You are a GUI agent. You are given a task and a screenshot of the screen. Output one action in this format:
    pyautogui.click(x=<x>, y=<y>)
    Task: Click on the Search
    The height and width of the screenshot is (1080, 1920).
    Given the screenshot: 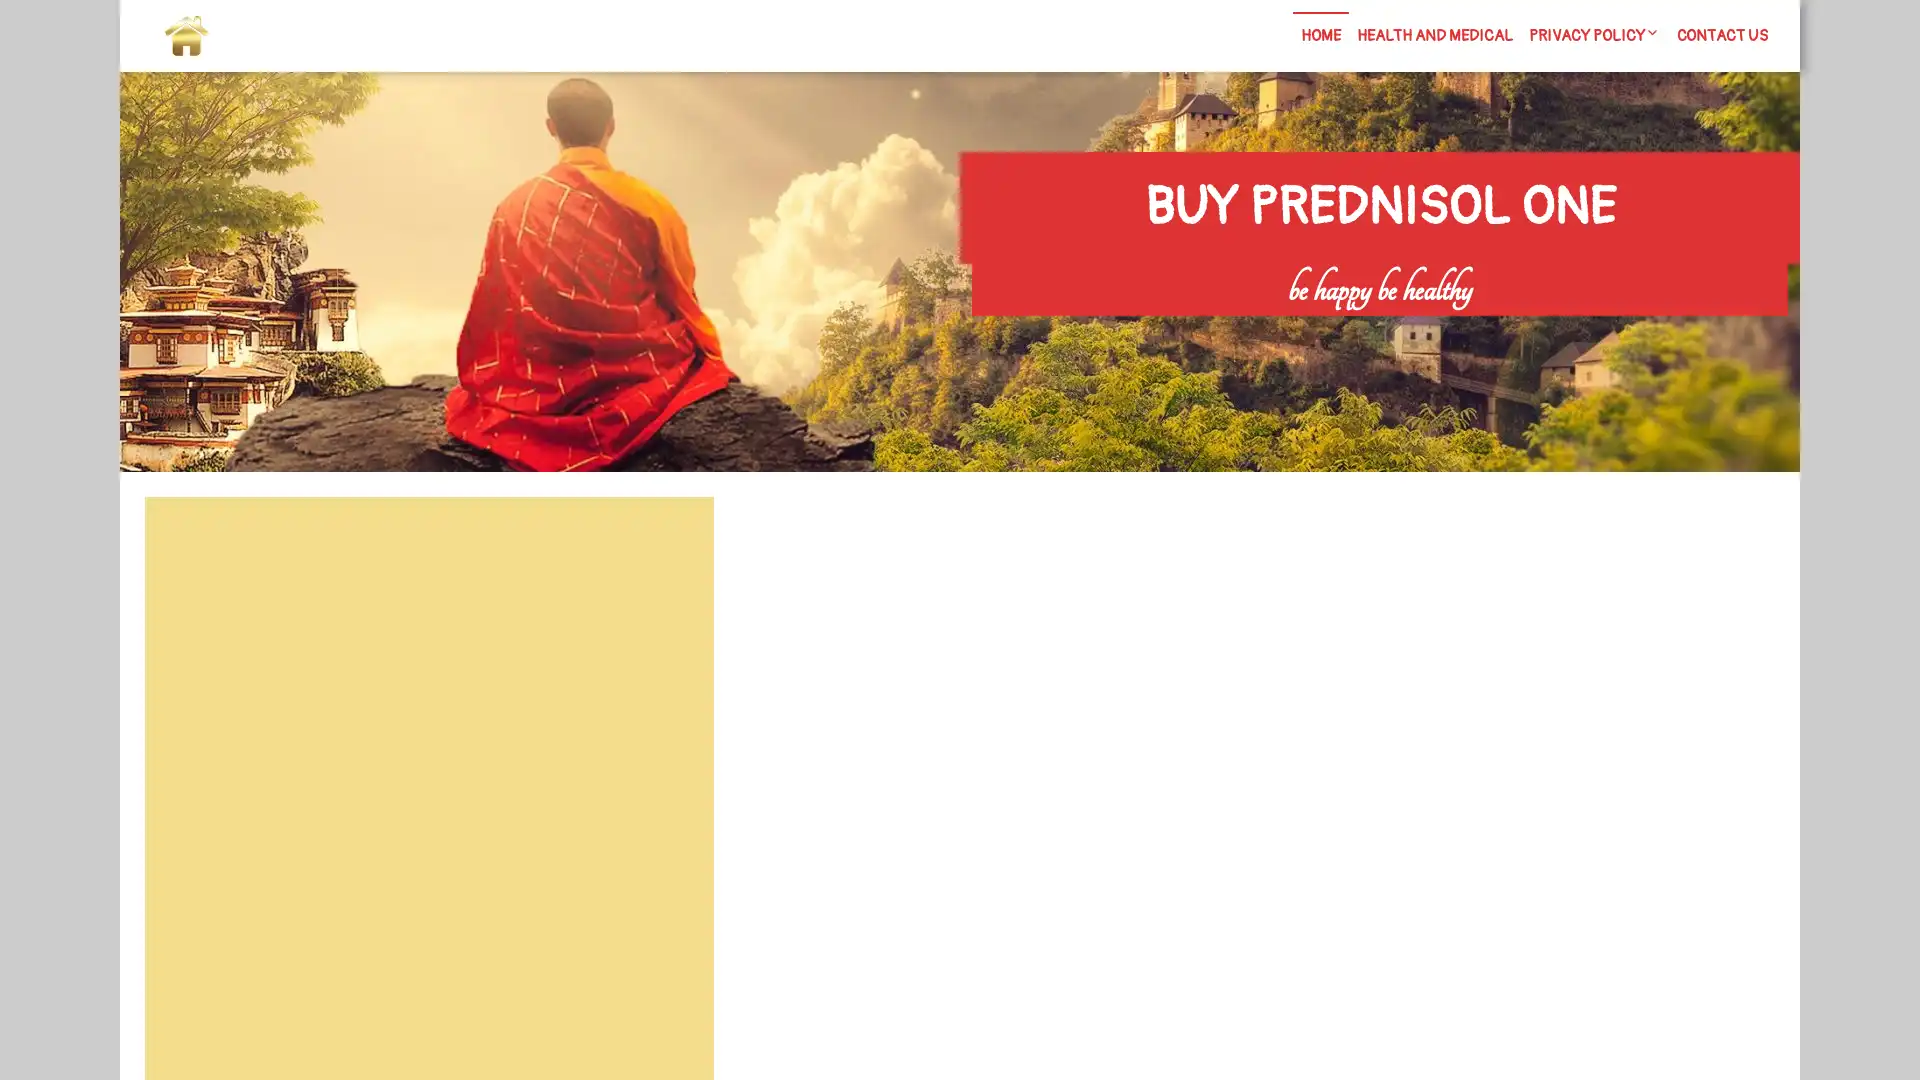 What is the action you would take?
    pyautogui.click(x=1557, y=327)
    